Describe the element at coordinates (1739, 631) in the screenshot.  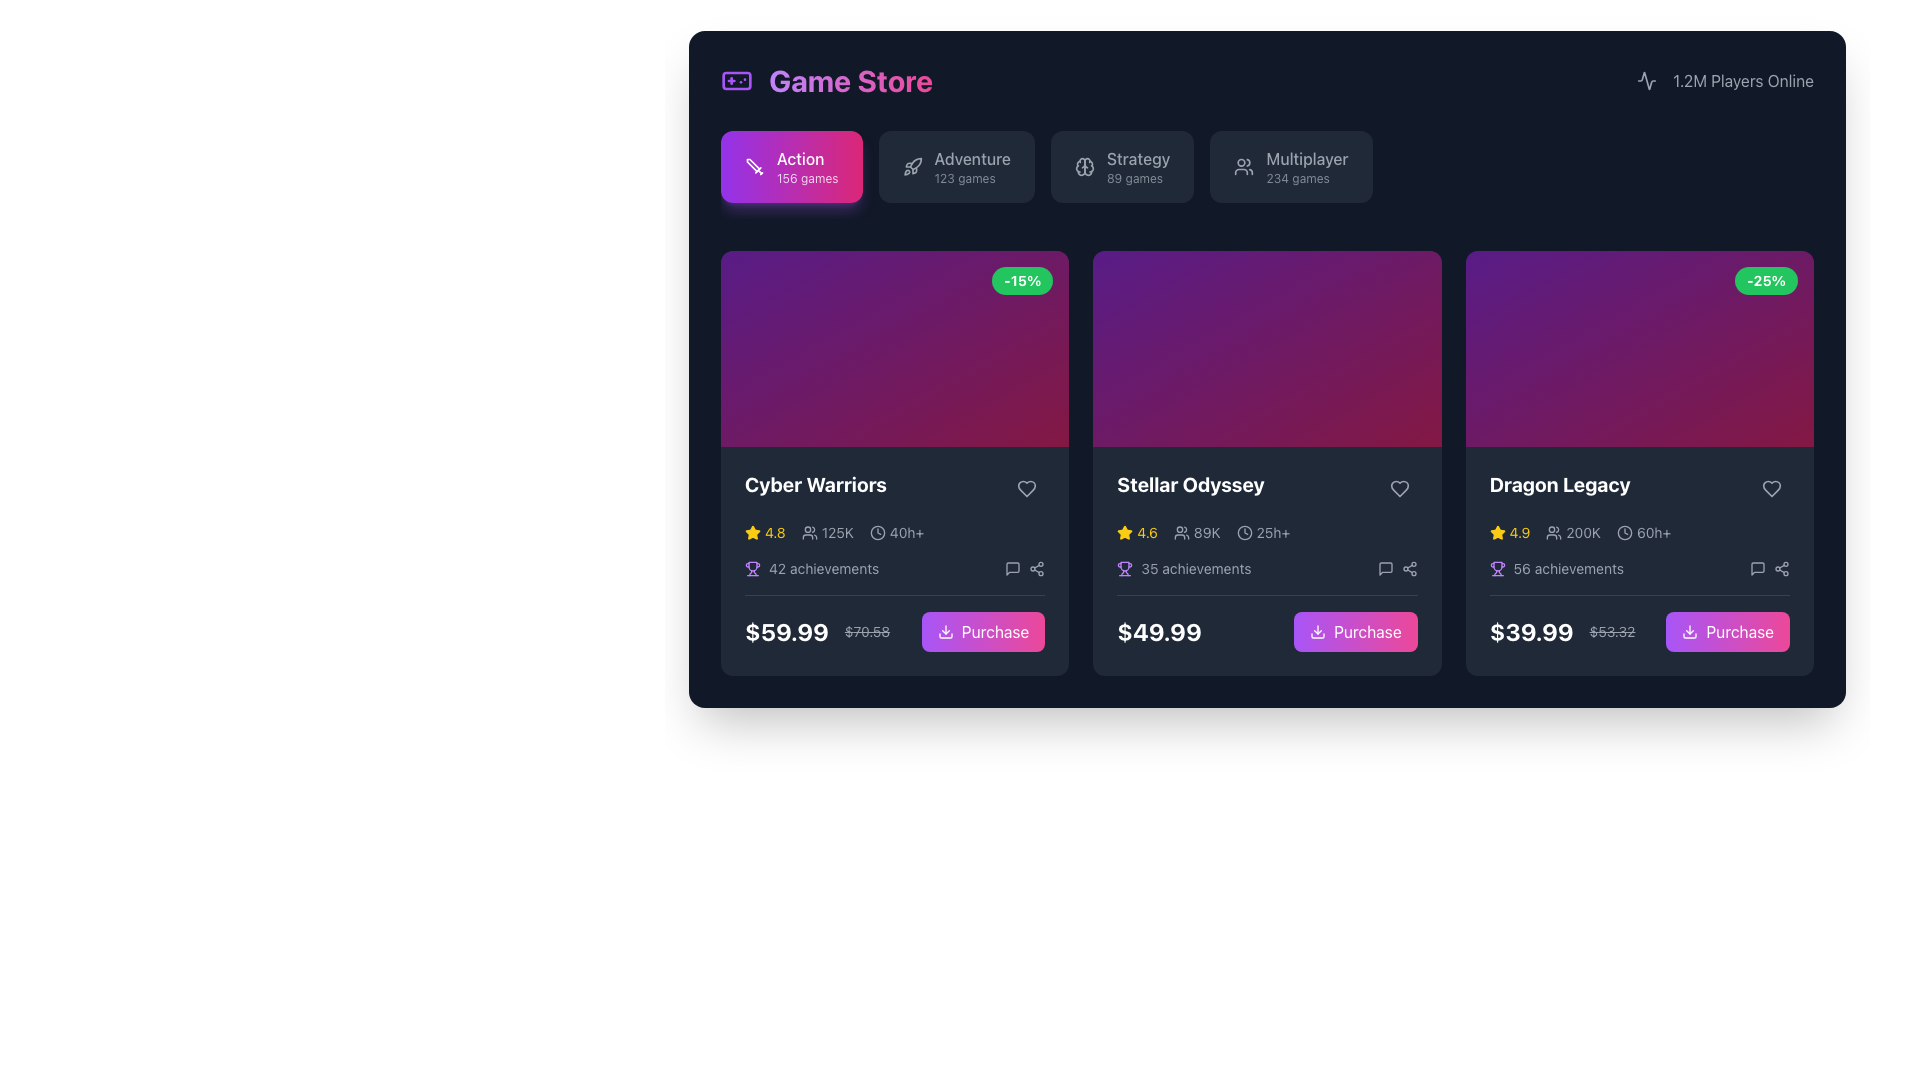
I see `the 'Purchase' button located below the 'Dragon Legacy' card in the product grid to initiate a purchase` at that location.